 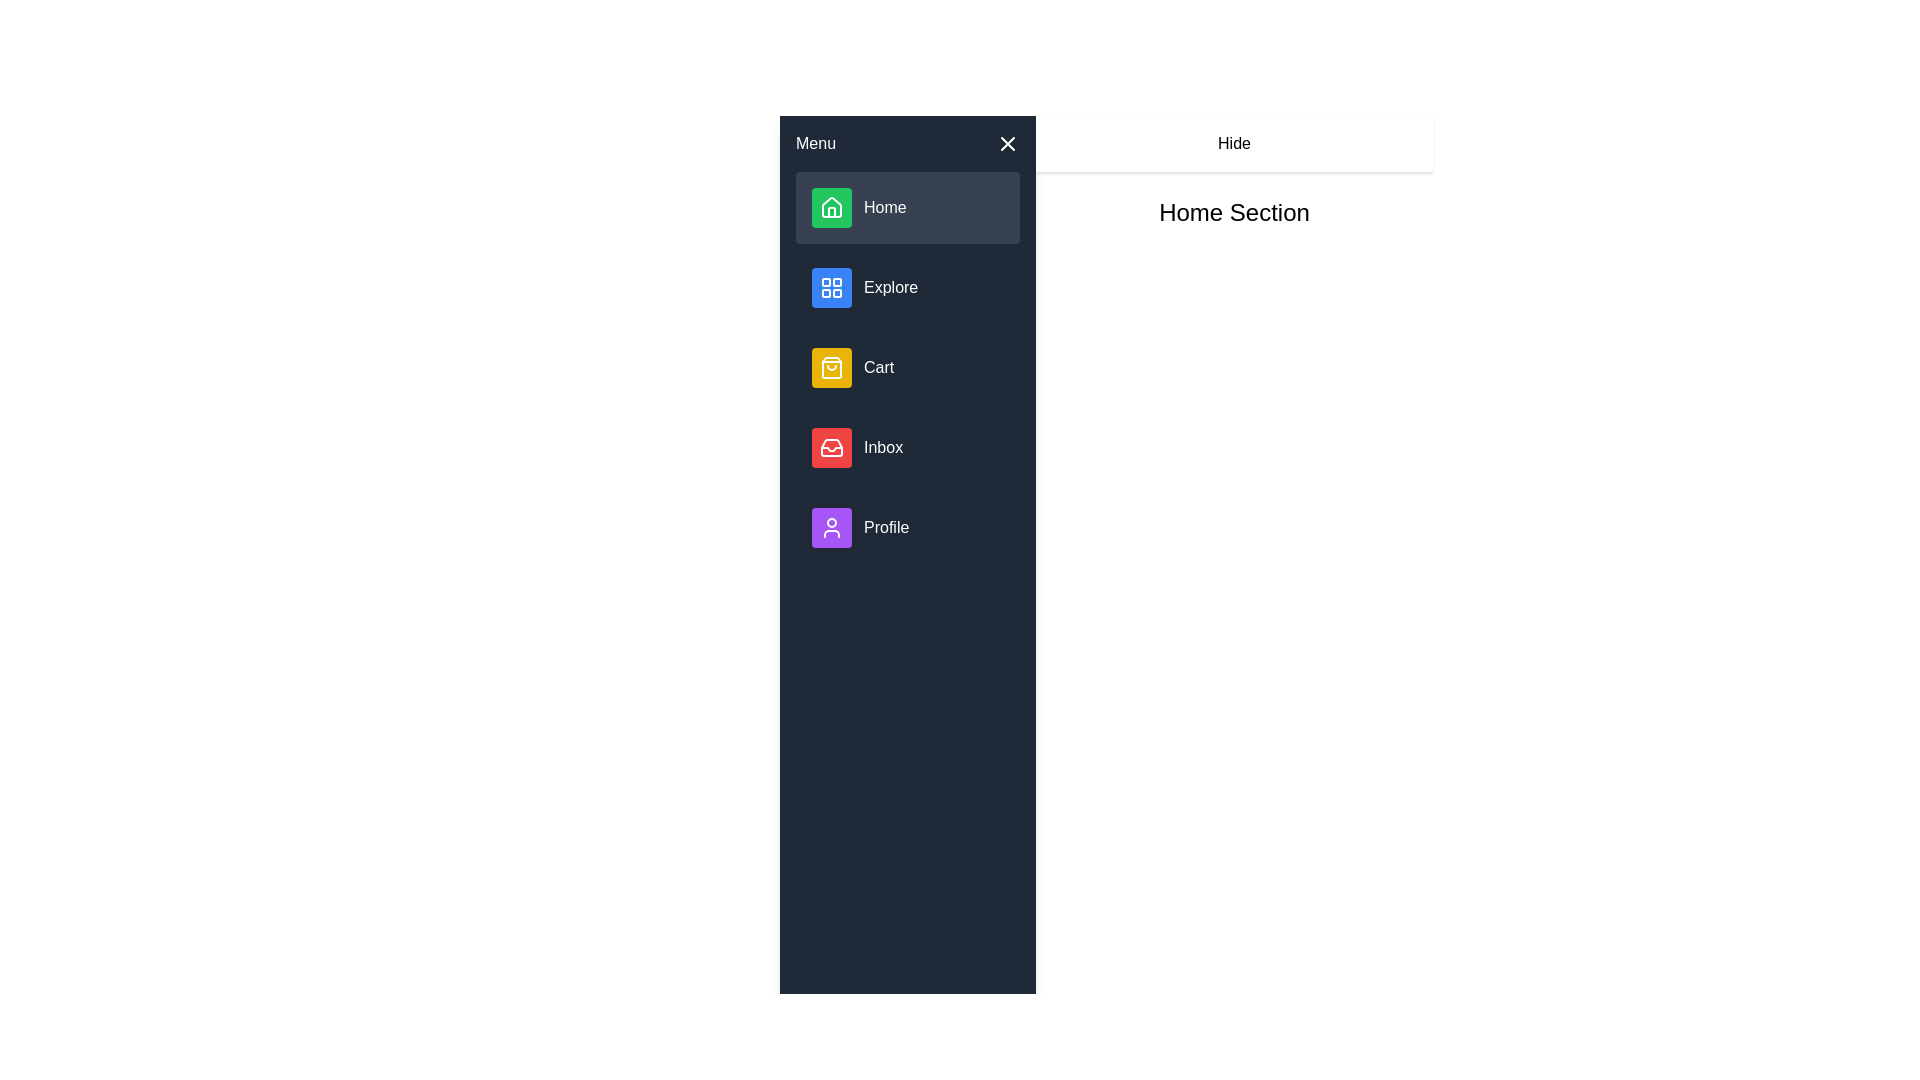 I want to click on the close button icon represented by a diagonal line forming part of an 'X' shape located in the top-right corner of the vertical menu sidebar using available keyboard shortcuts, so click(x=1008, y=142).